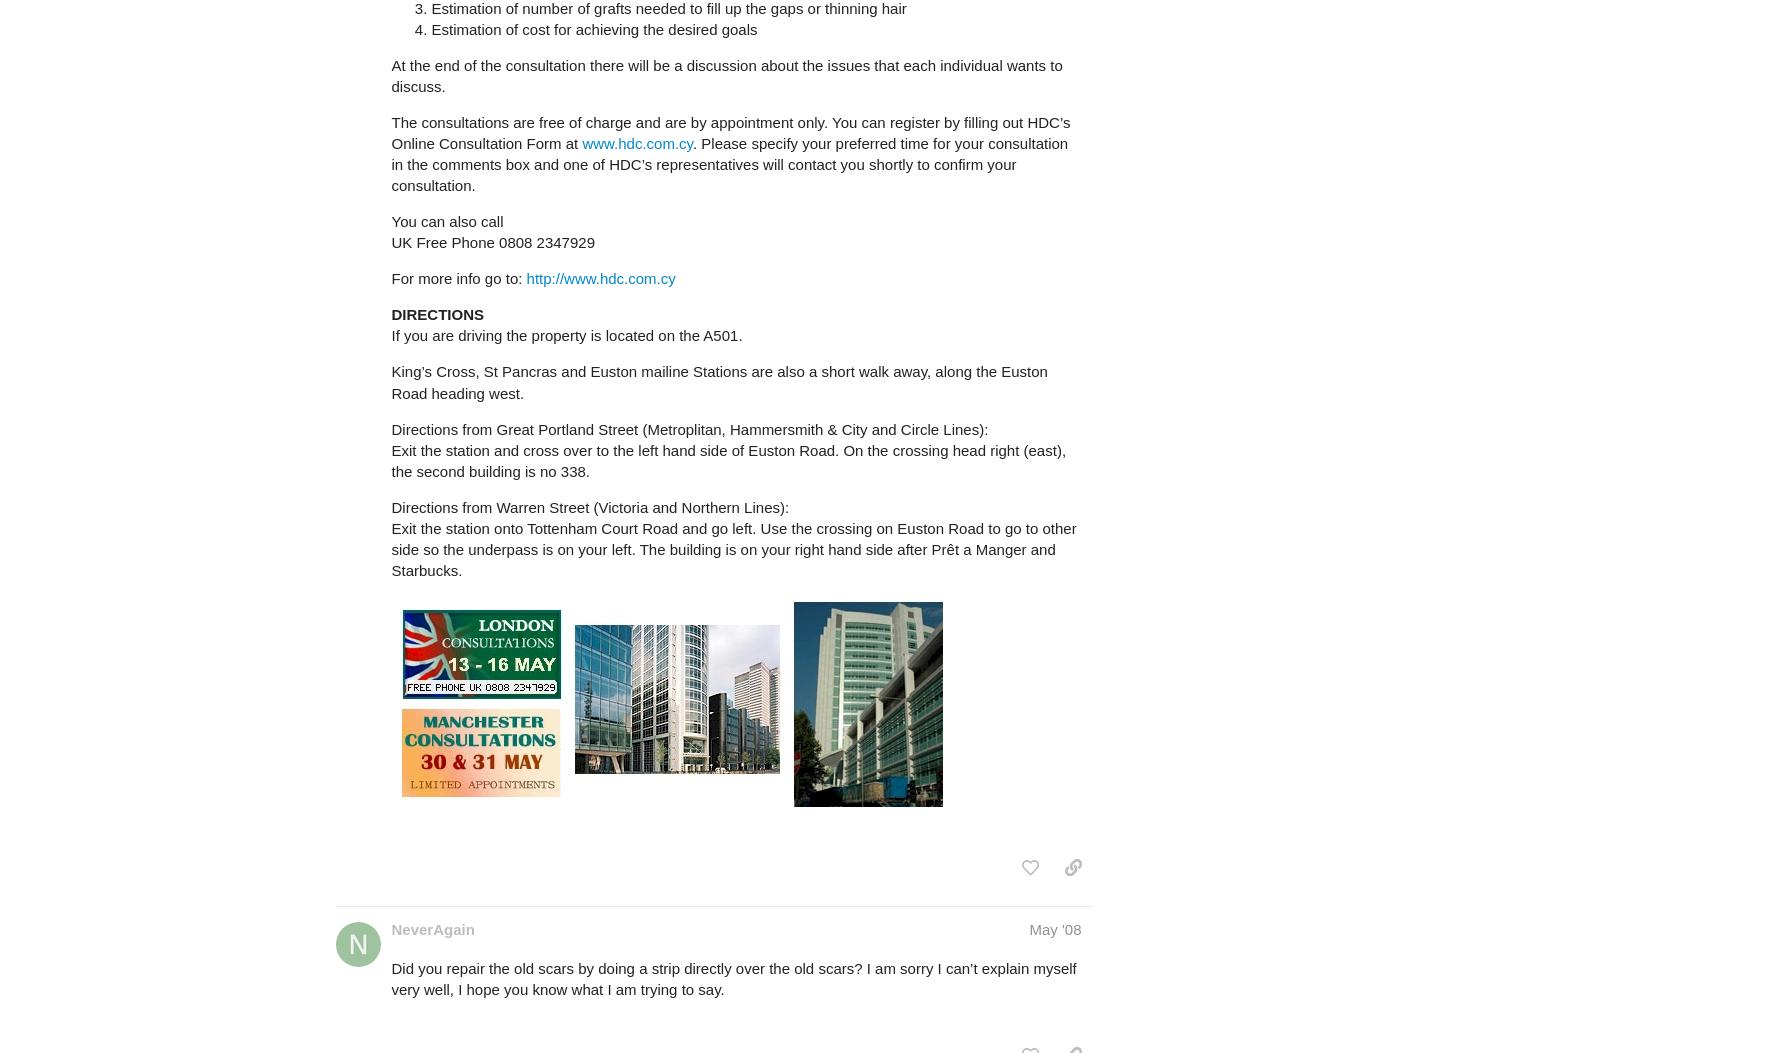 This screenshot has width=1779, height=1053. What do you see at coordinates (729, 163) in the screenshot?
I see `'.  Please specify your preferred time for your consultation in the comments box and one of HDC’s representatives will contact you shortly to confirm your consultation.'` at bounding box center [729, 163].